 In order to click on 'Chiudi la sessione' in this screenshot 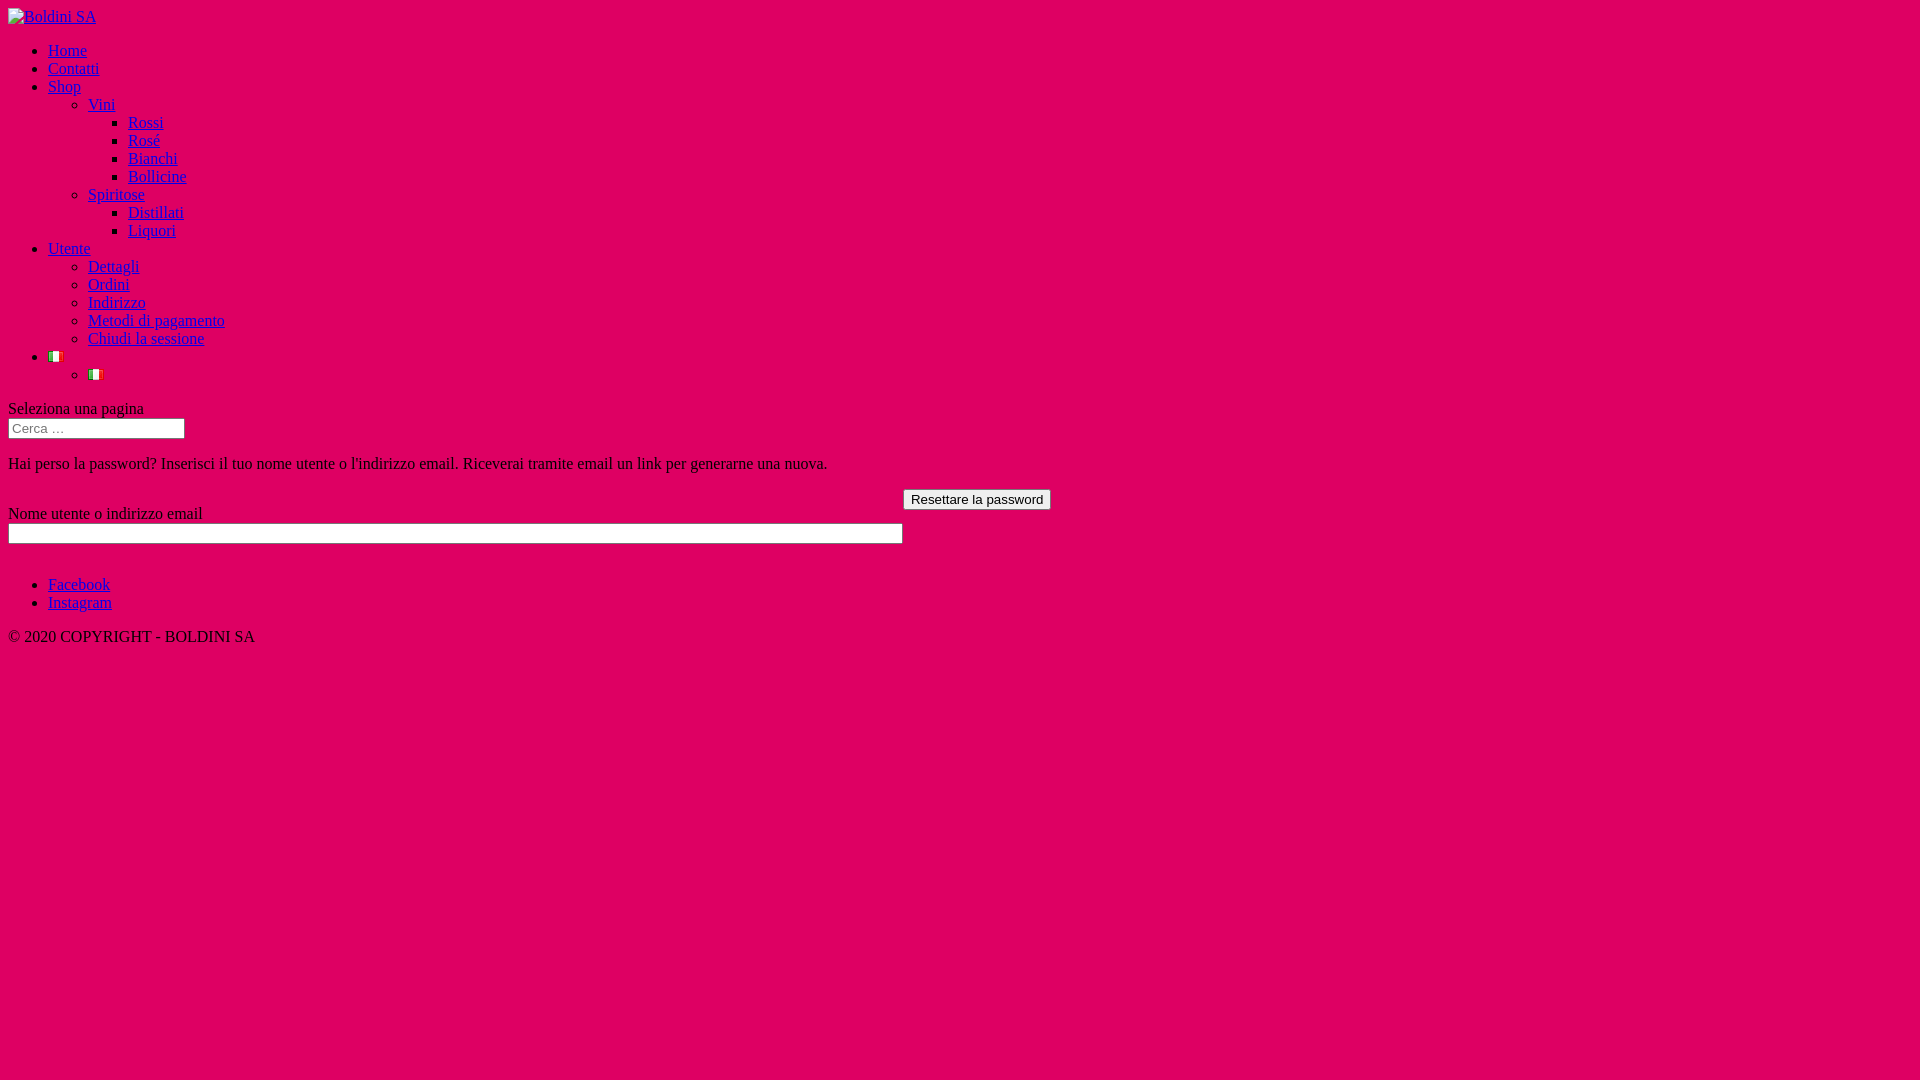, I will do `click(144, 337)`.